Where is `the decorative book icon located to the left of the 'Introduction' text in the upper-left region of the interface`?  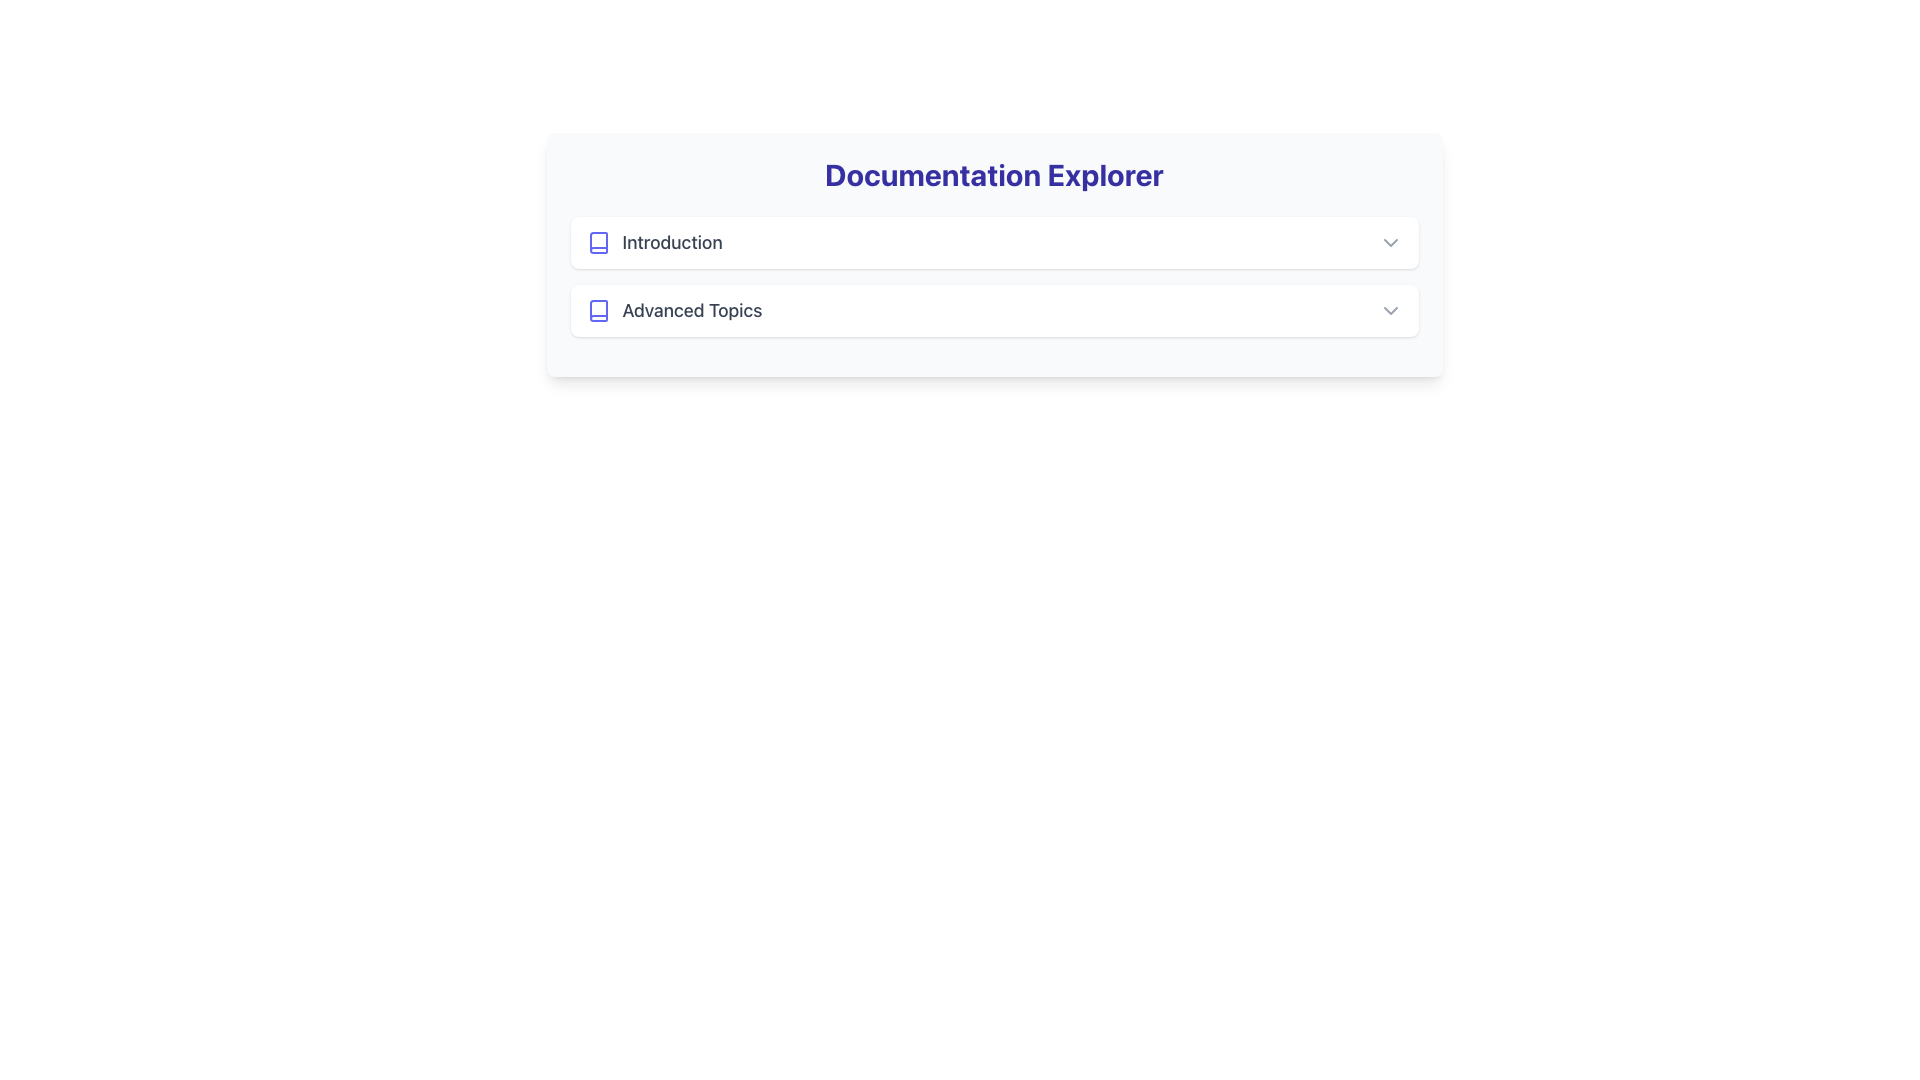
the decorative book icon located to the left of the 'Introduction' text in the upper-left region of the interface is located at coordinates (597, 242).